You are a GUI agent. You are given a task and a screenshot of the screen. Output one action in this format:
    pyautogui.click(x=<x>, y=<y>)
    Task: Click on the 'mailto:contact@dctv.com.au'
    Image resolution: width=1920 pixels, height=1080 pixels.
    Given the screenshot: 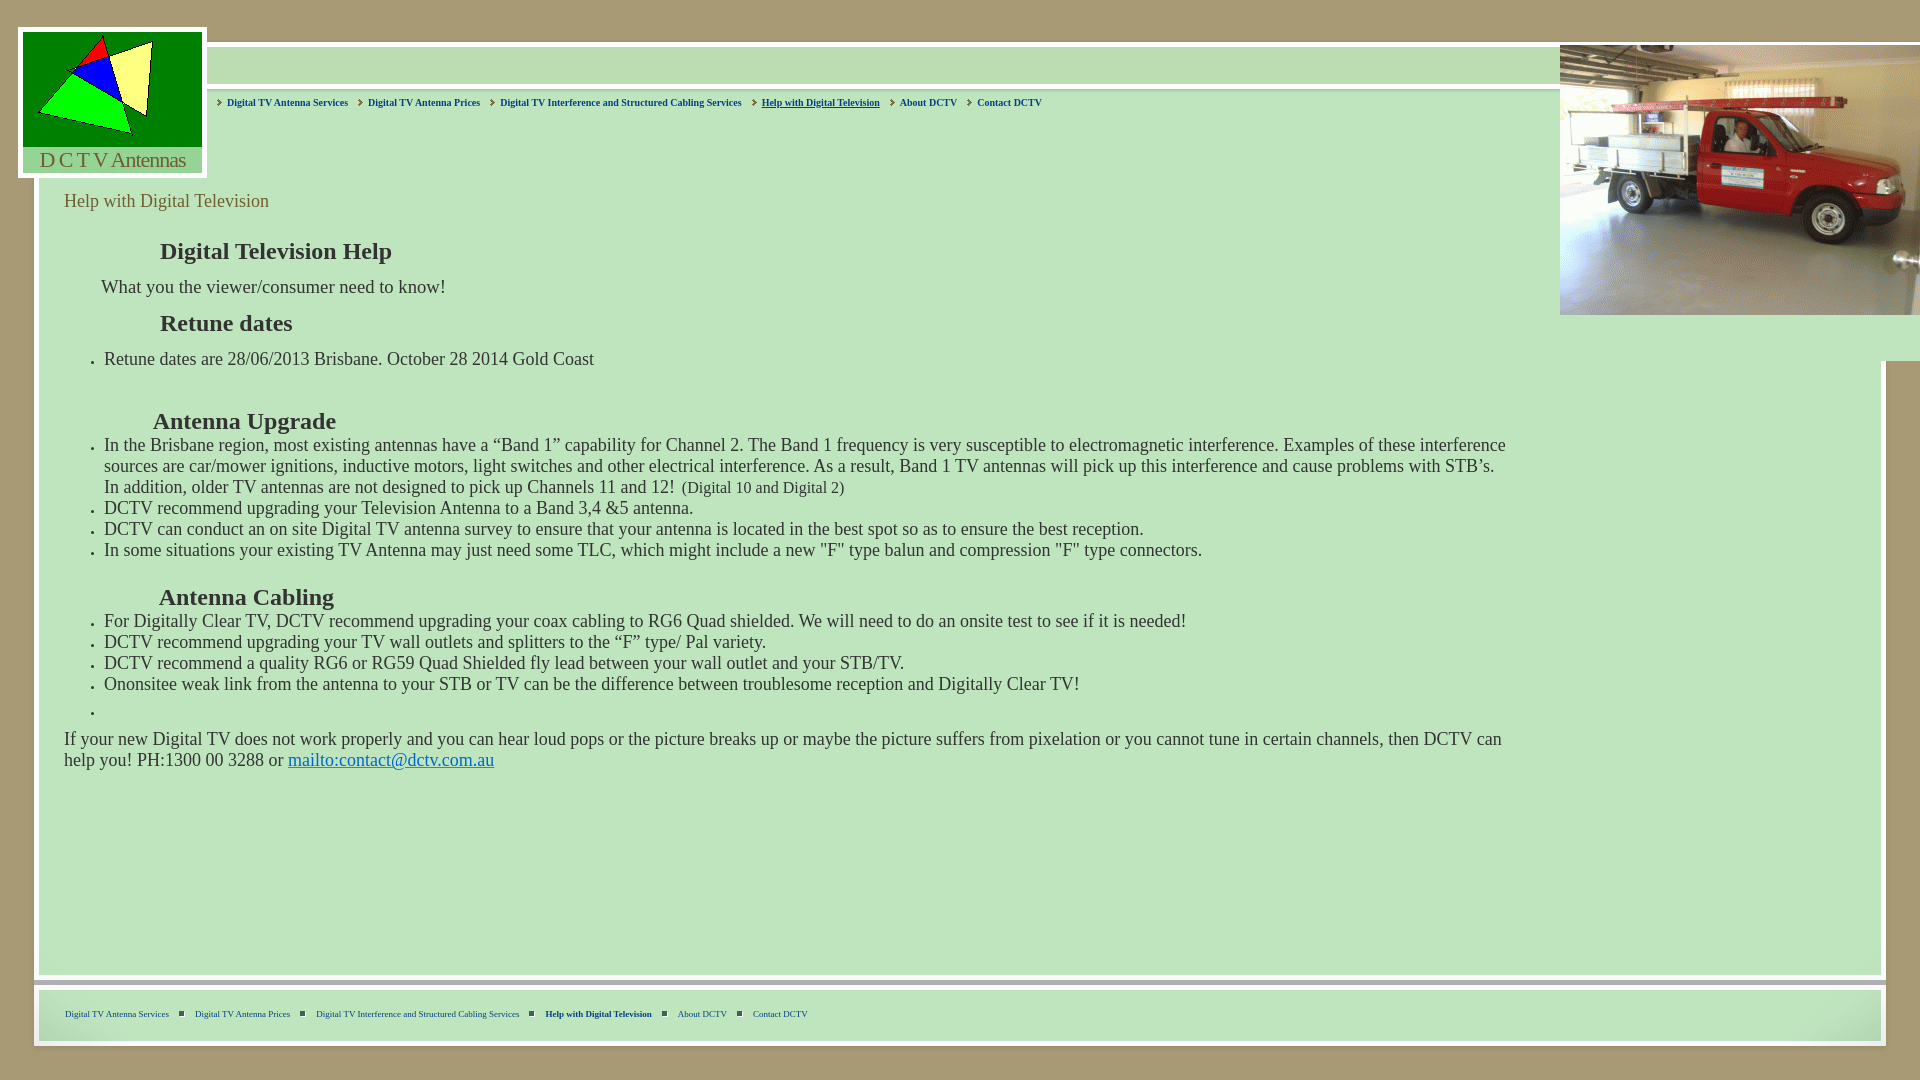 What is the action you would take?
    pyautogui.click(x=287, y=762)
    